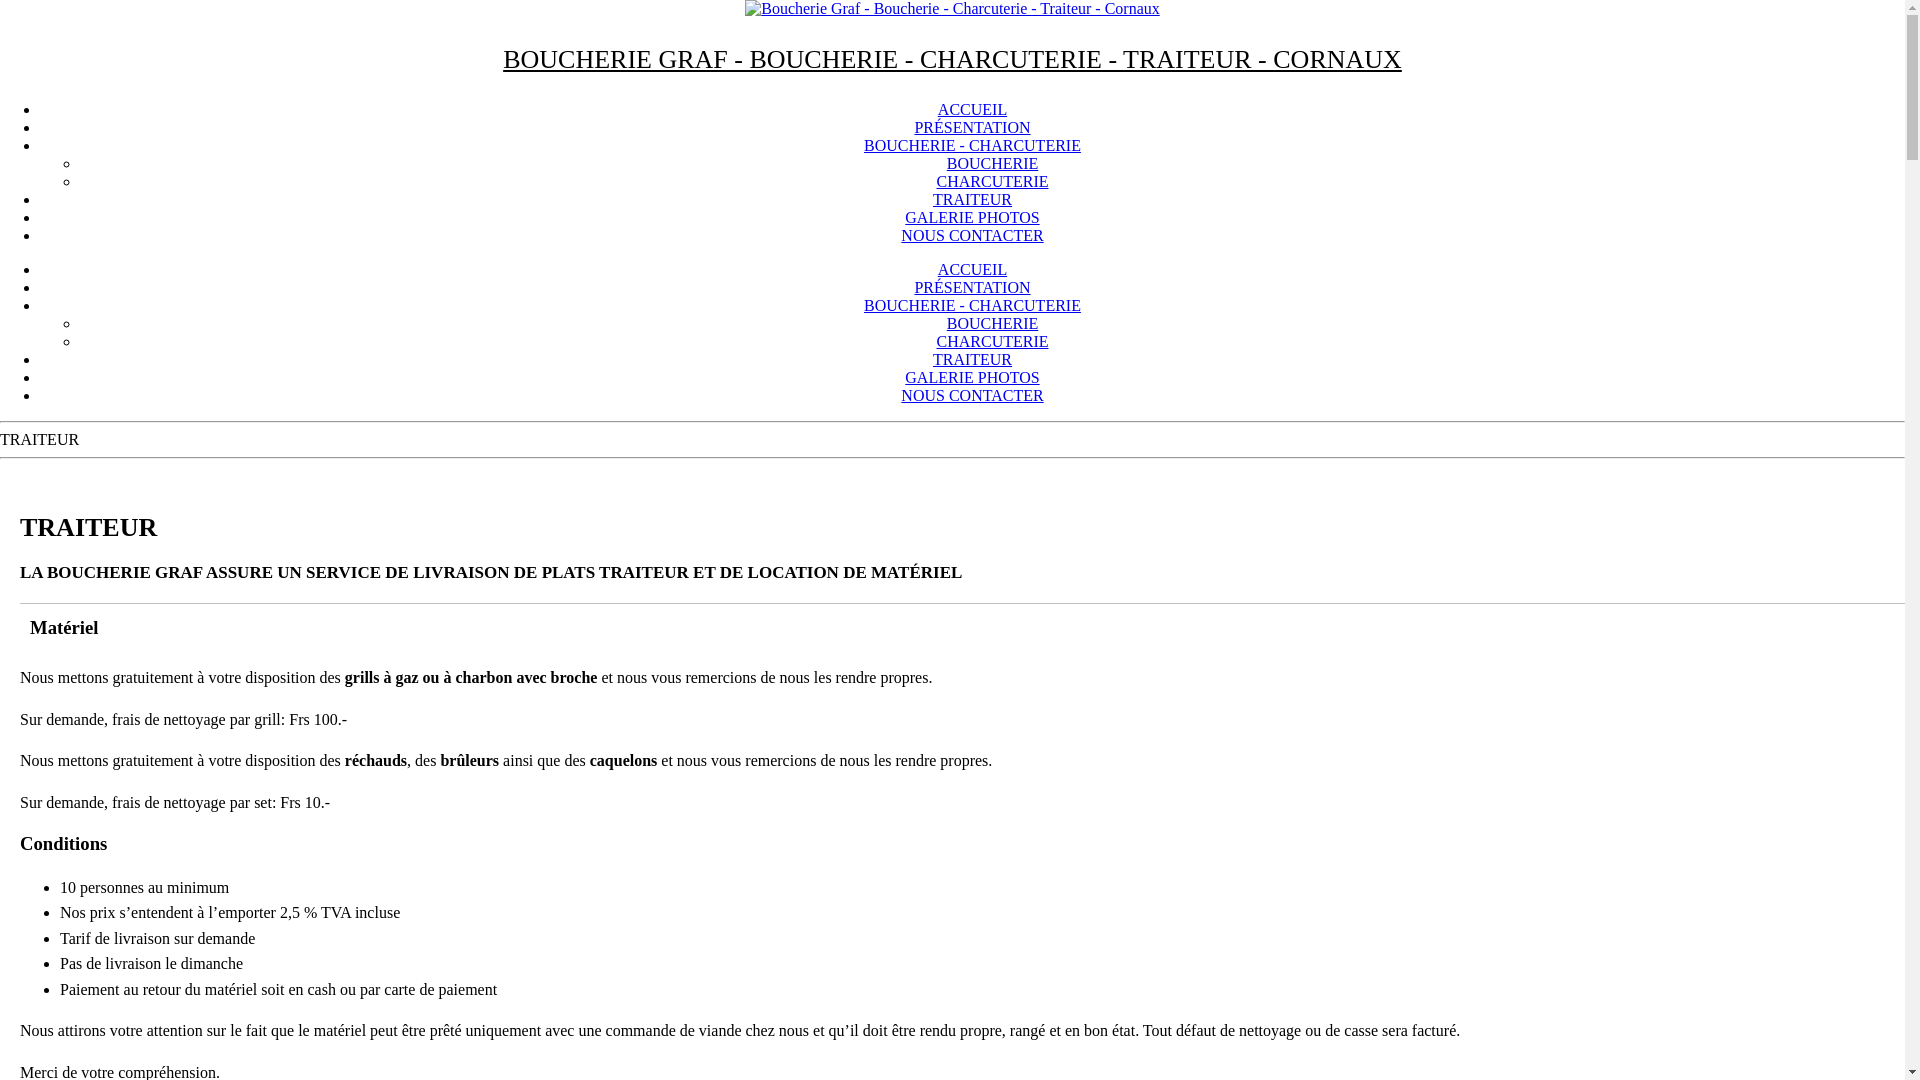 The width and height of the screenshot is (1920, 1080). I want to click on 'GALERIE PHOTOS', so click(904, 377).